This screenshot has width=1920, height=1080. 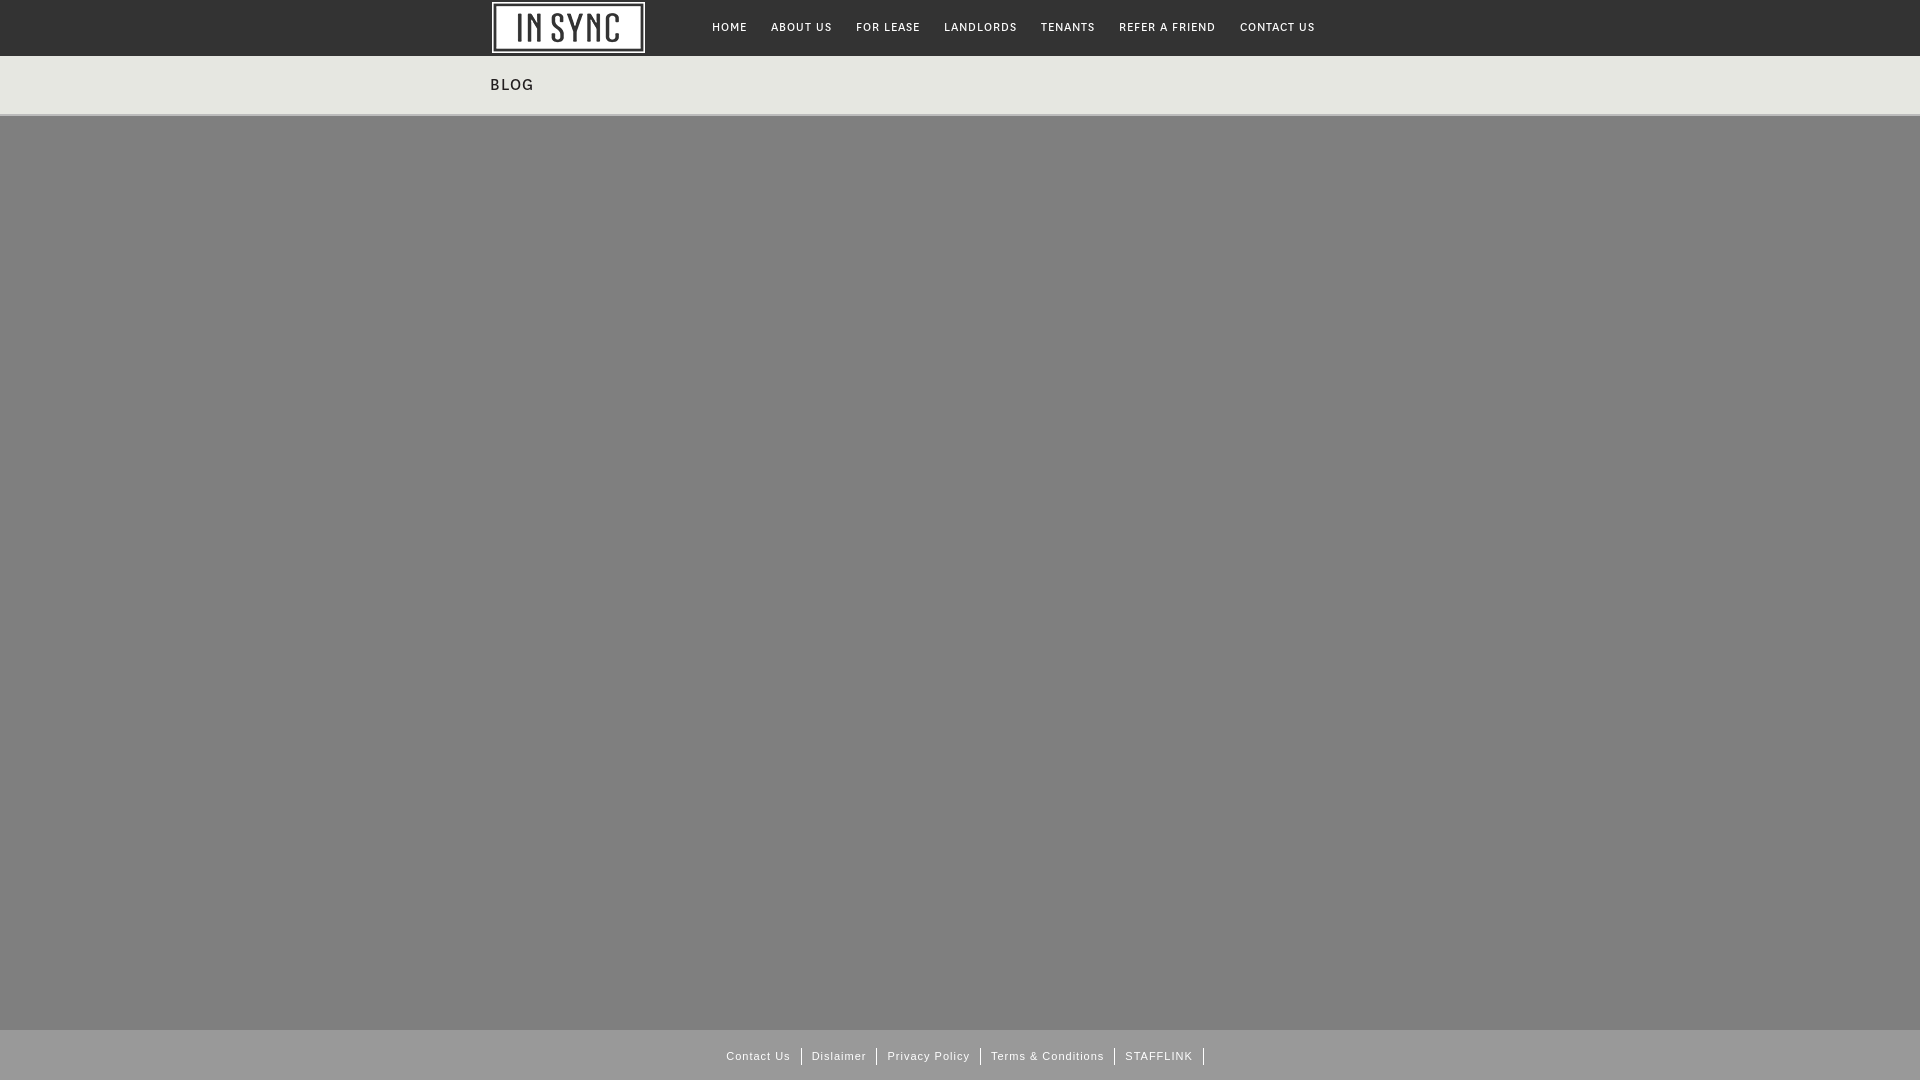 I want to click on 'HOME', so click(x=700, y=27).